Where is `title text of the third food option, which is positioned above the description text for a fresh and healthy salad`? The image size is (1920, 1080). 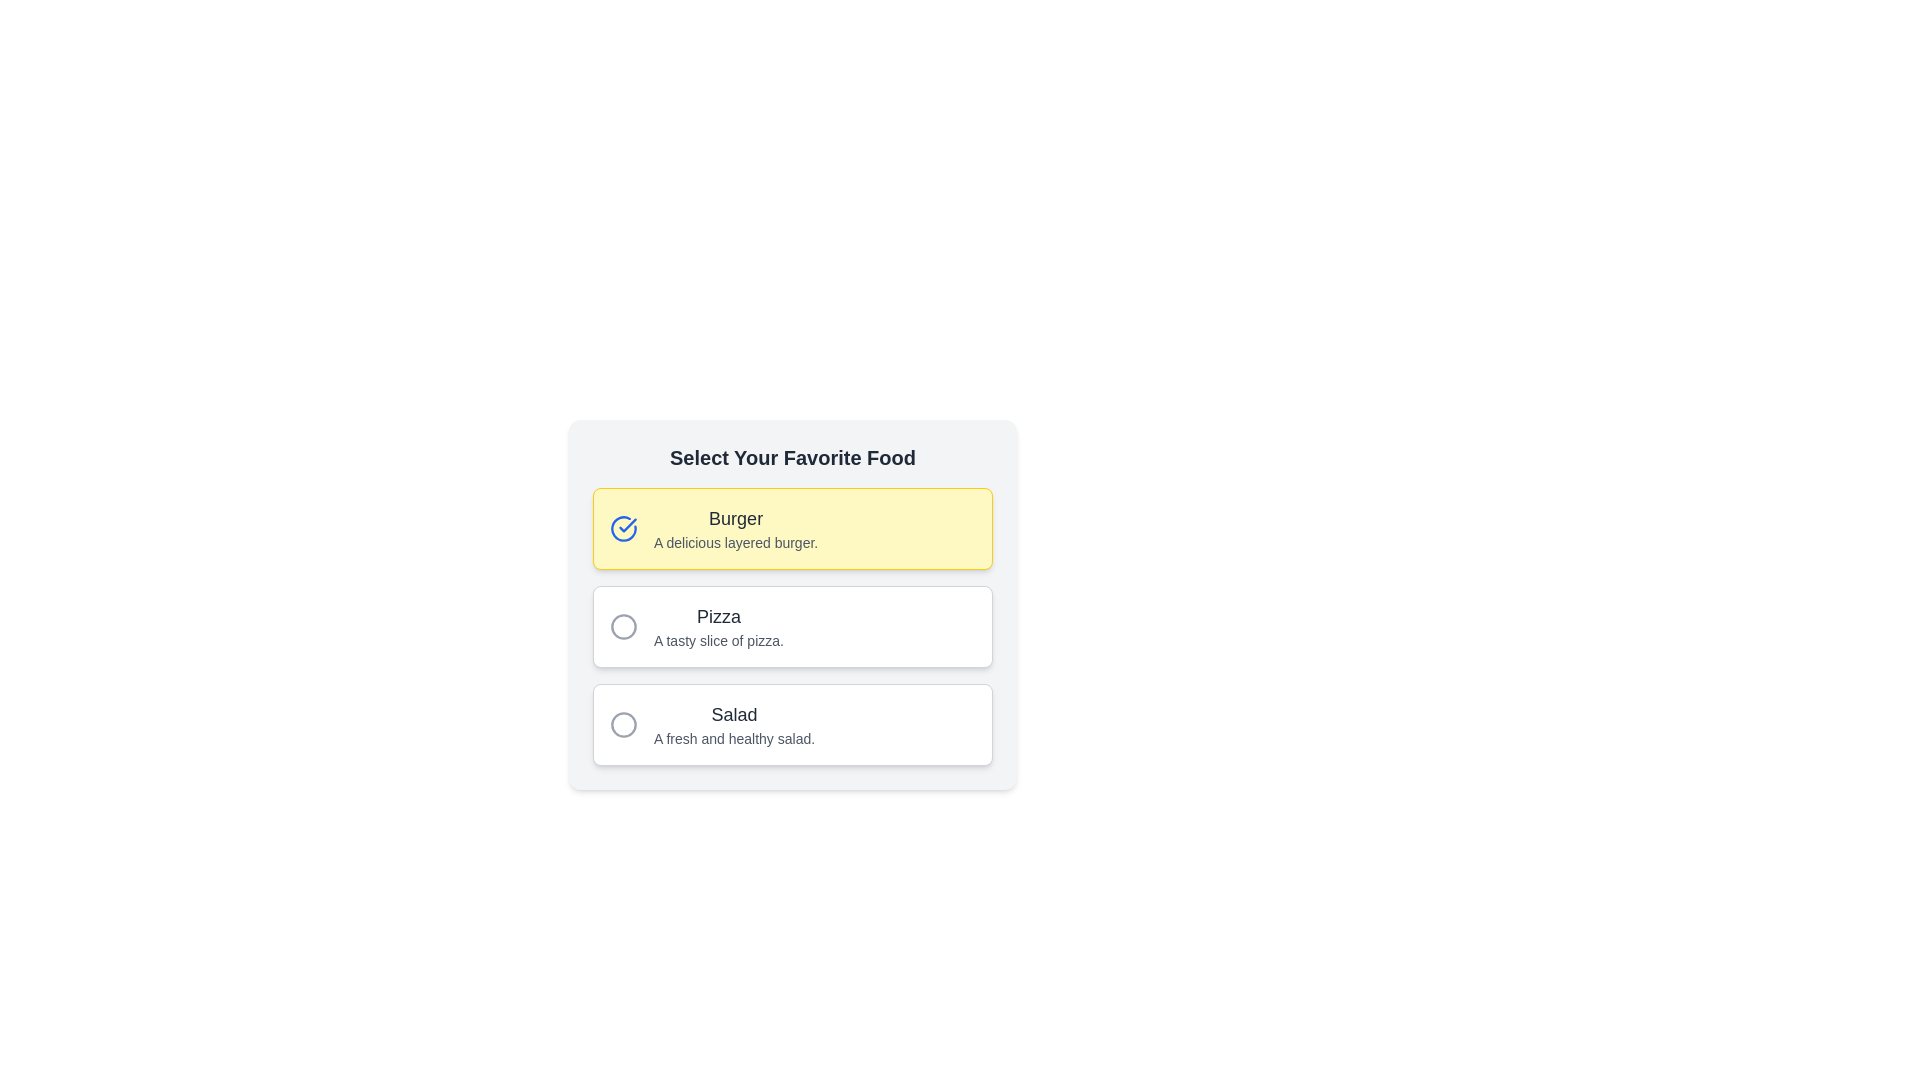 title text of the third food option, which is positioned above the description text for a fresh and healthy salad is located at coordinates (733, 713).